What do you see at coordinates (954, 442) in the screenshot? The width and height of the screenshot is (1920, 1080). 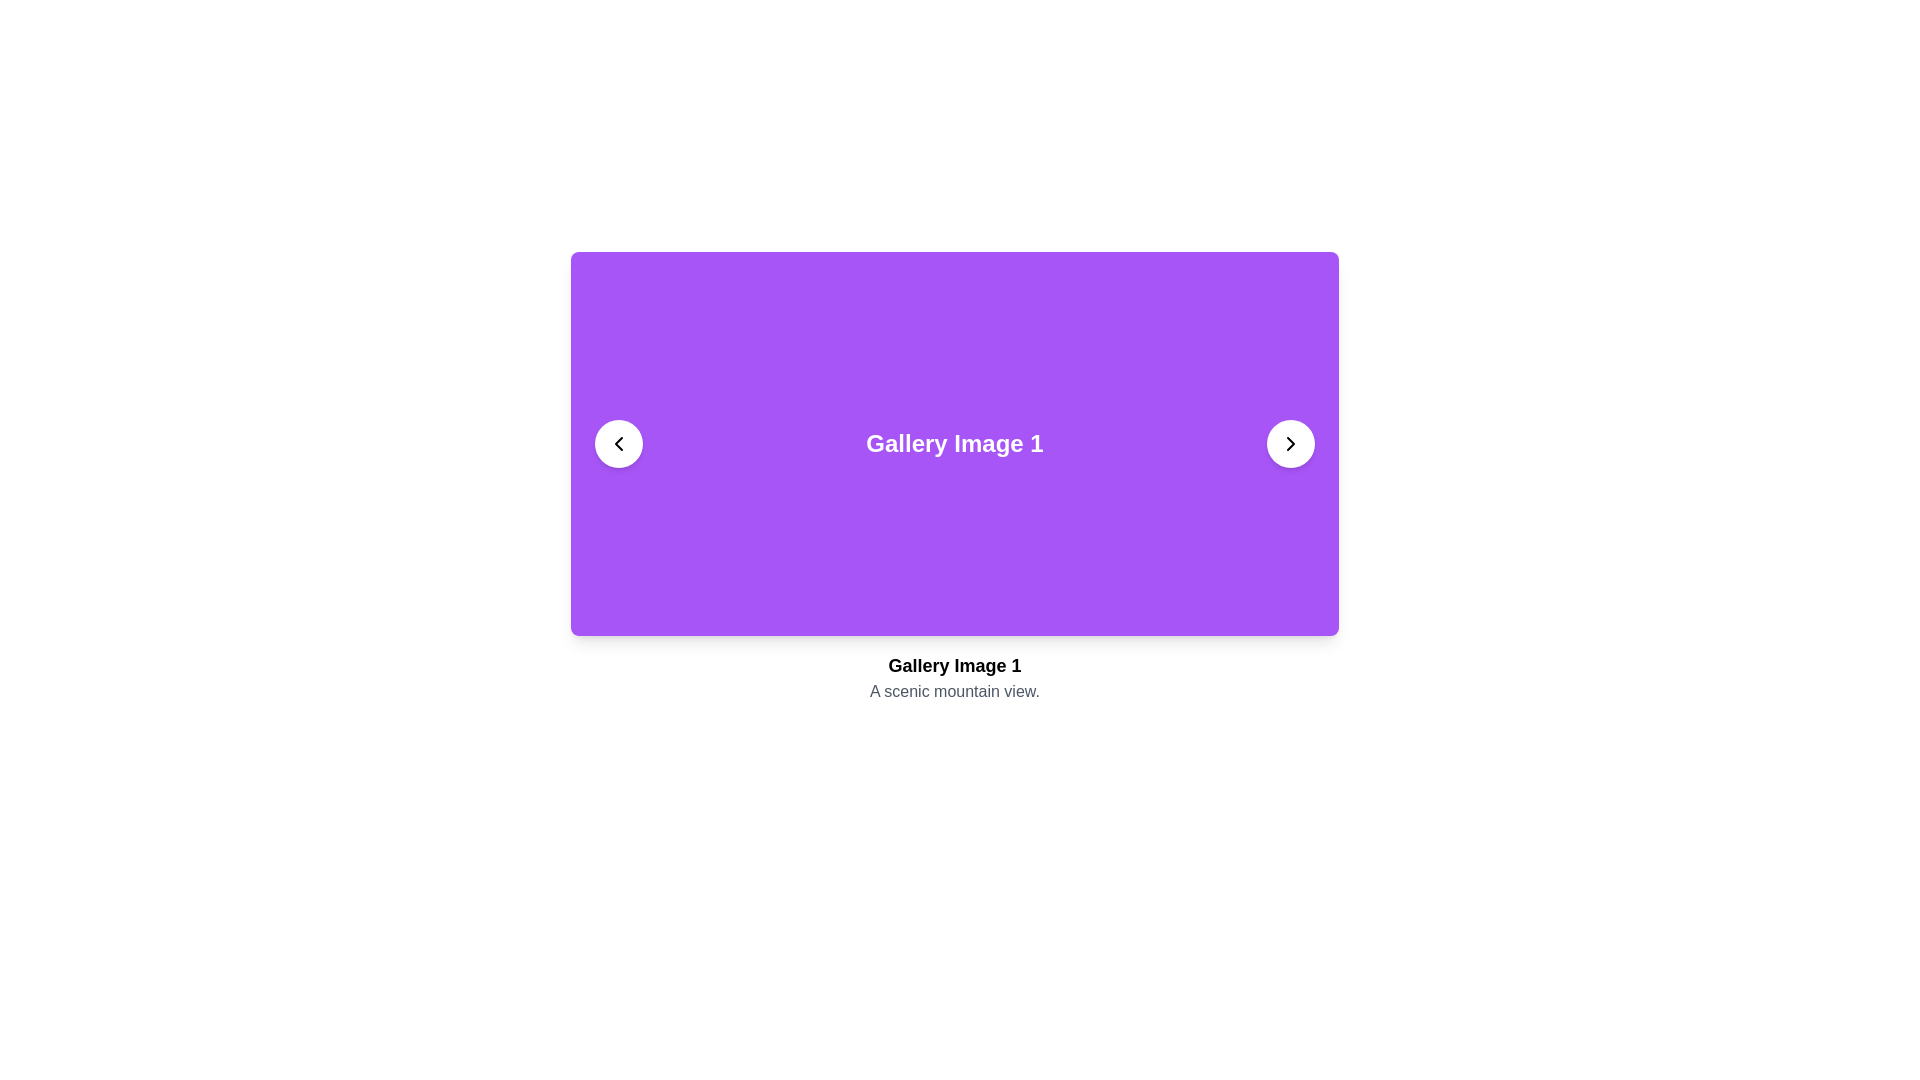 I see `the text label displaying 'Gallery Image 1' which is in bold white font against a vibrant purple background` at bounding box center [954, 442].